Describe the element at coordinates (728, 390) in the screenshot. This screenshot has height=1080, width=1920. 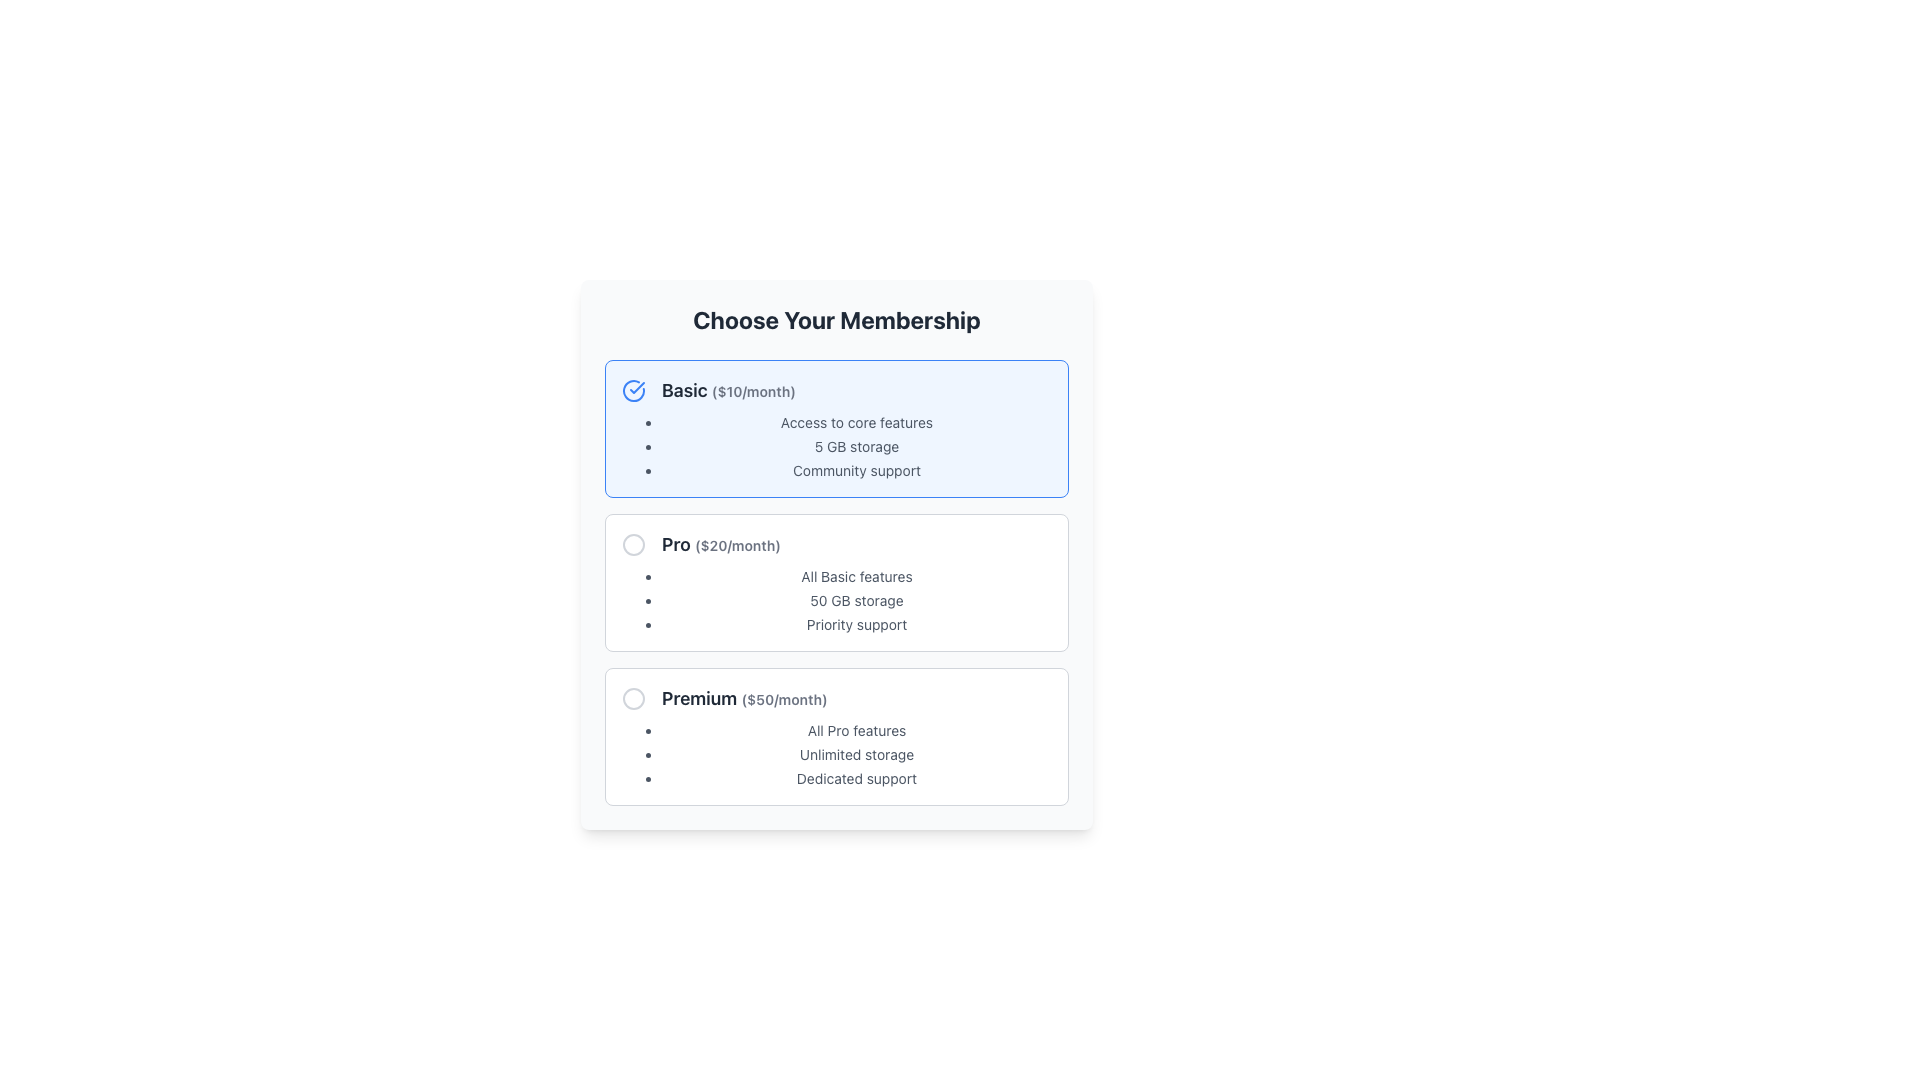
I see `the 'Basic ($10/month)' text label, which is styled in a larger, bold font and located near the top-left corner of the highlighted membership option under 'Choose Your Membership.'` at that location.